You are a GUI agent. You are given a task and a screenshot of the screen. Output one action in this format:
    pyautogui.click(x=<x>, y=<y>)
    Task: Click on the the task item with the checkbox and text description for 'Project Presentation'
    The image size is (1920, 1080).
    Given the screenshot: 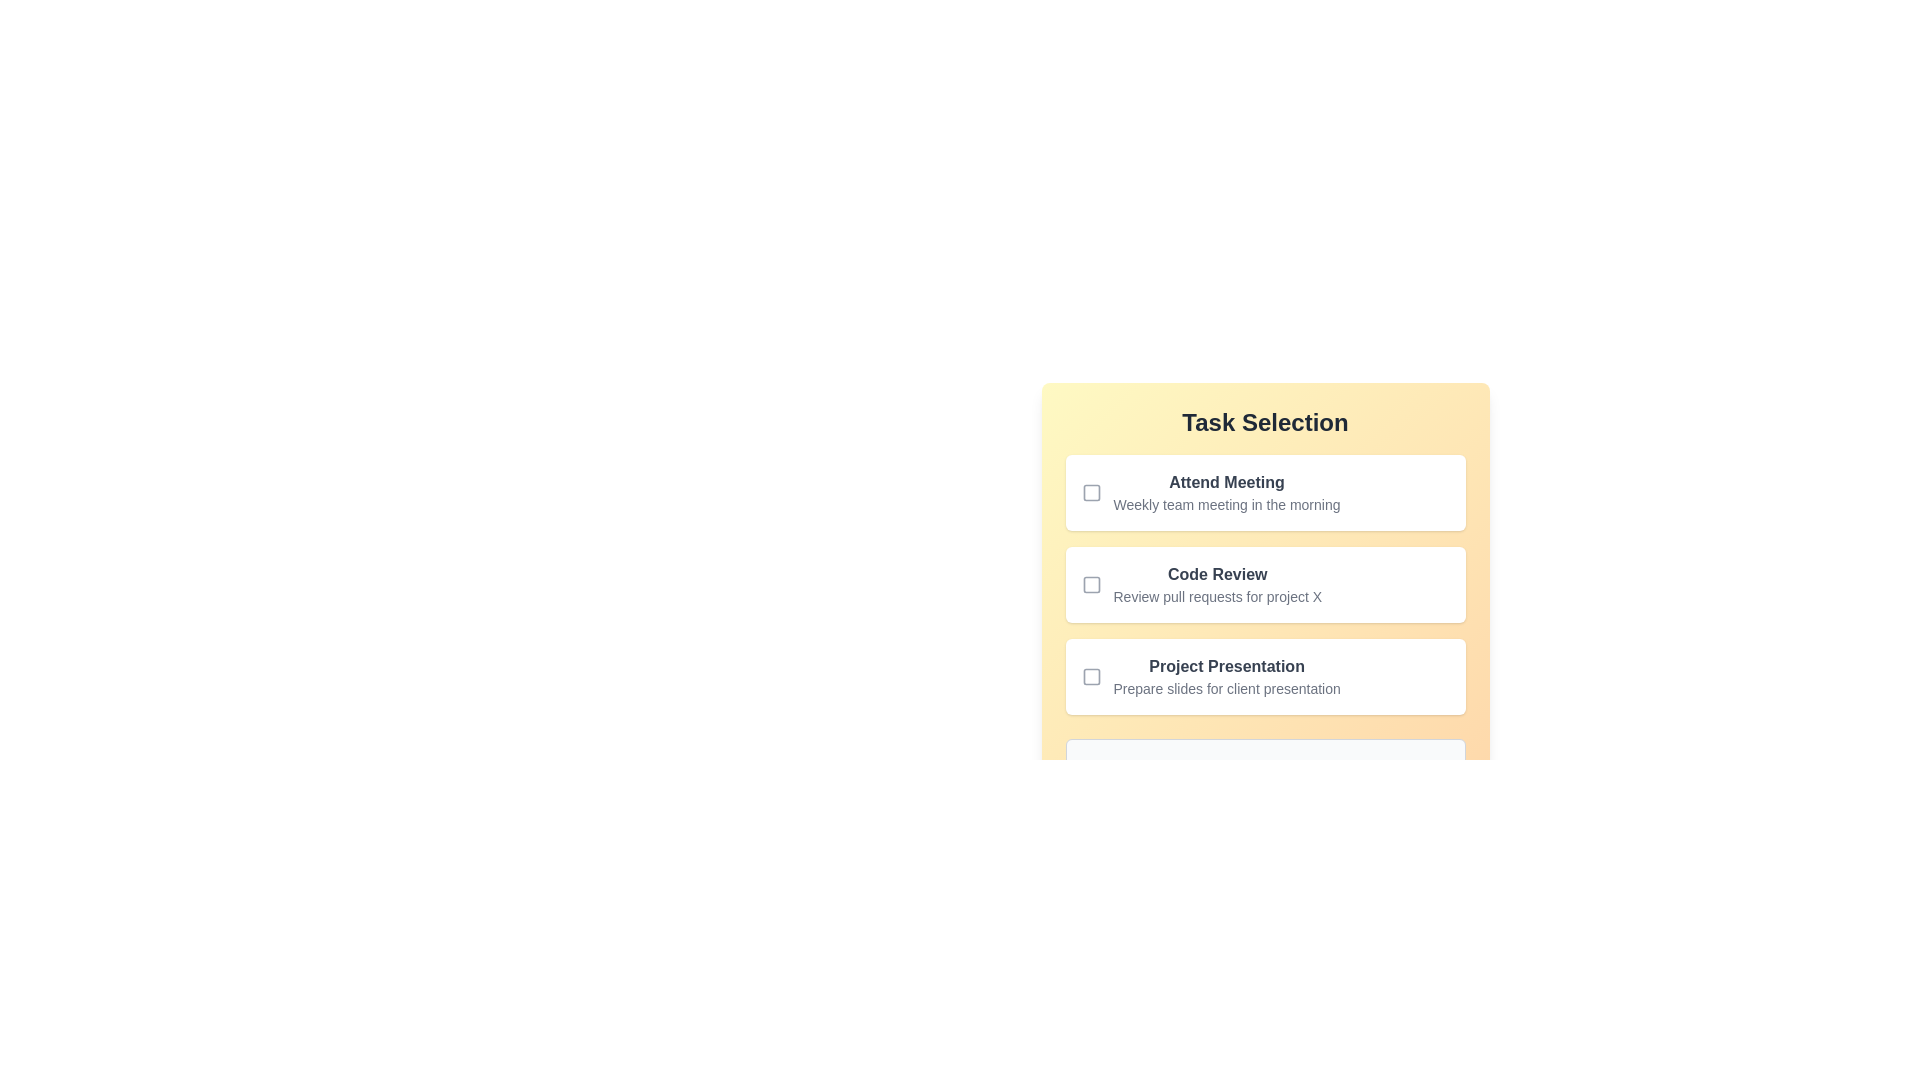 What is the action you would take?
    pyautogui.click(x=1264, y=676)
    